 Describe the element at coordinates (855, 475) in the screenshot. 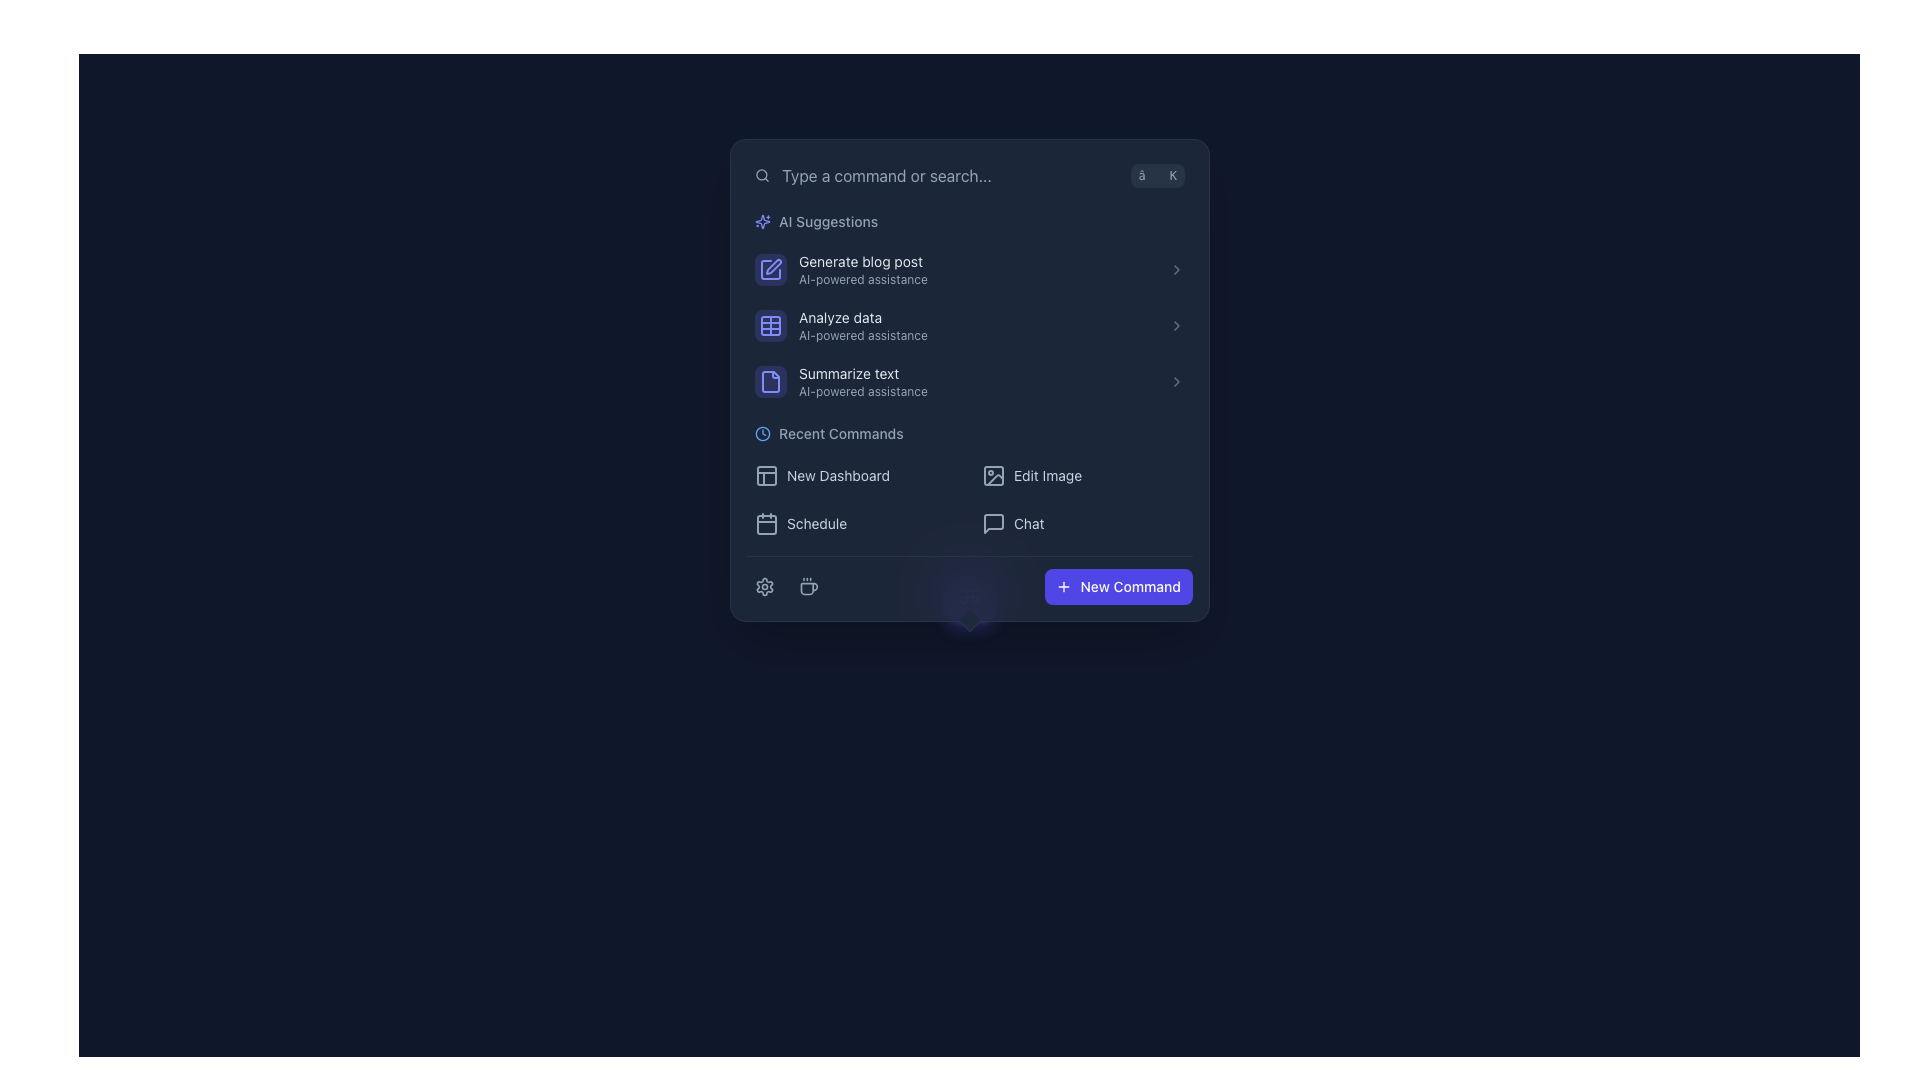

I see `the 'New Dashboard' button, which has a dark background with light text and a grid icon` at that location.